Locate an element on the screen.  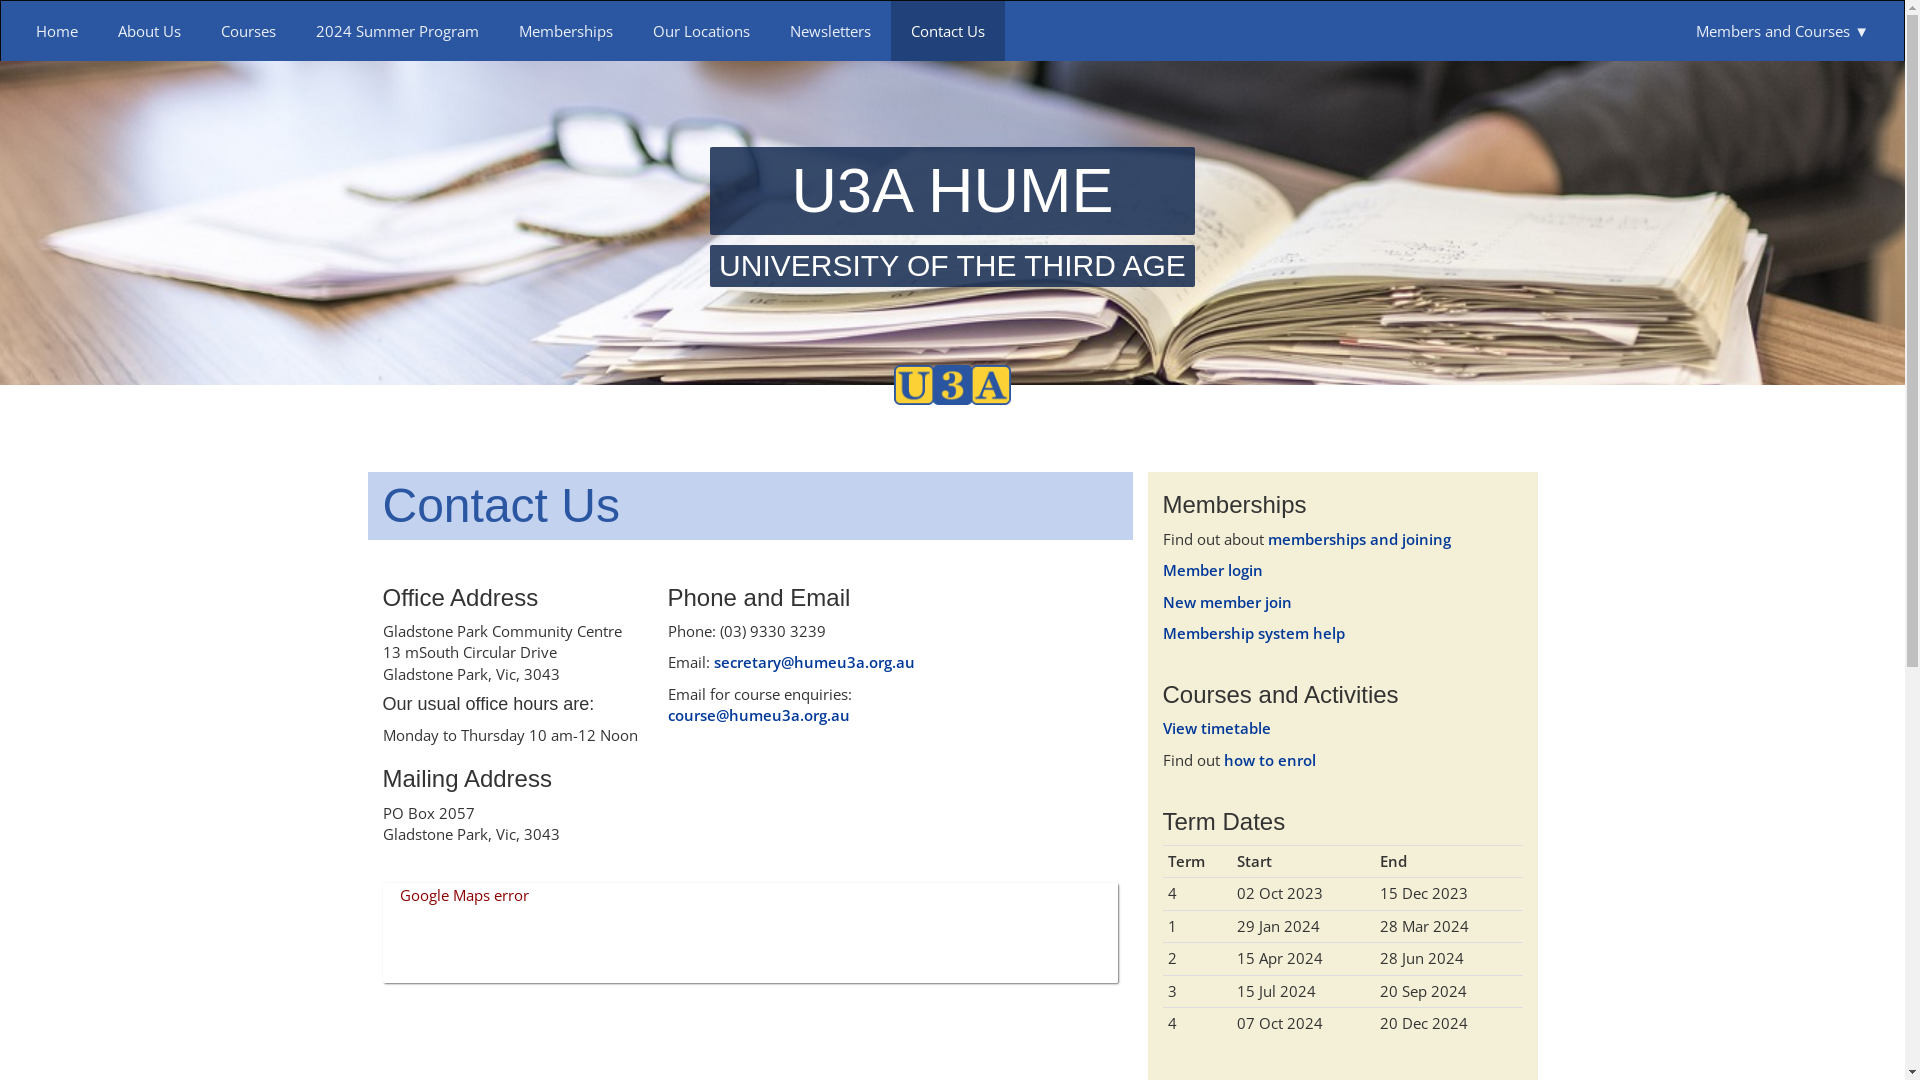
'View timetable' is located at coordinates (1214, 728).